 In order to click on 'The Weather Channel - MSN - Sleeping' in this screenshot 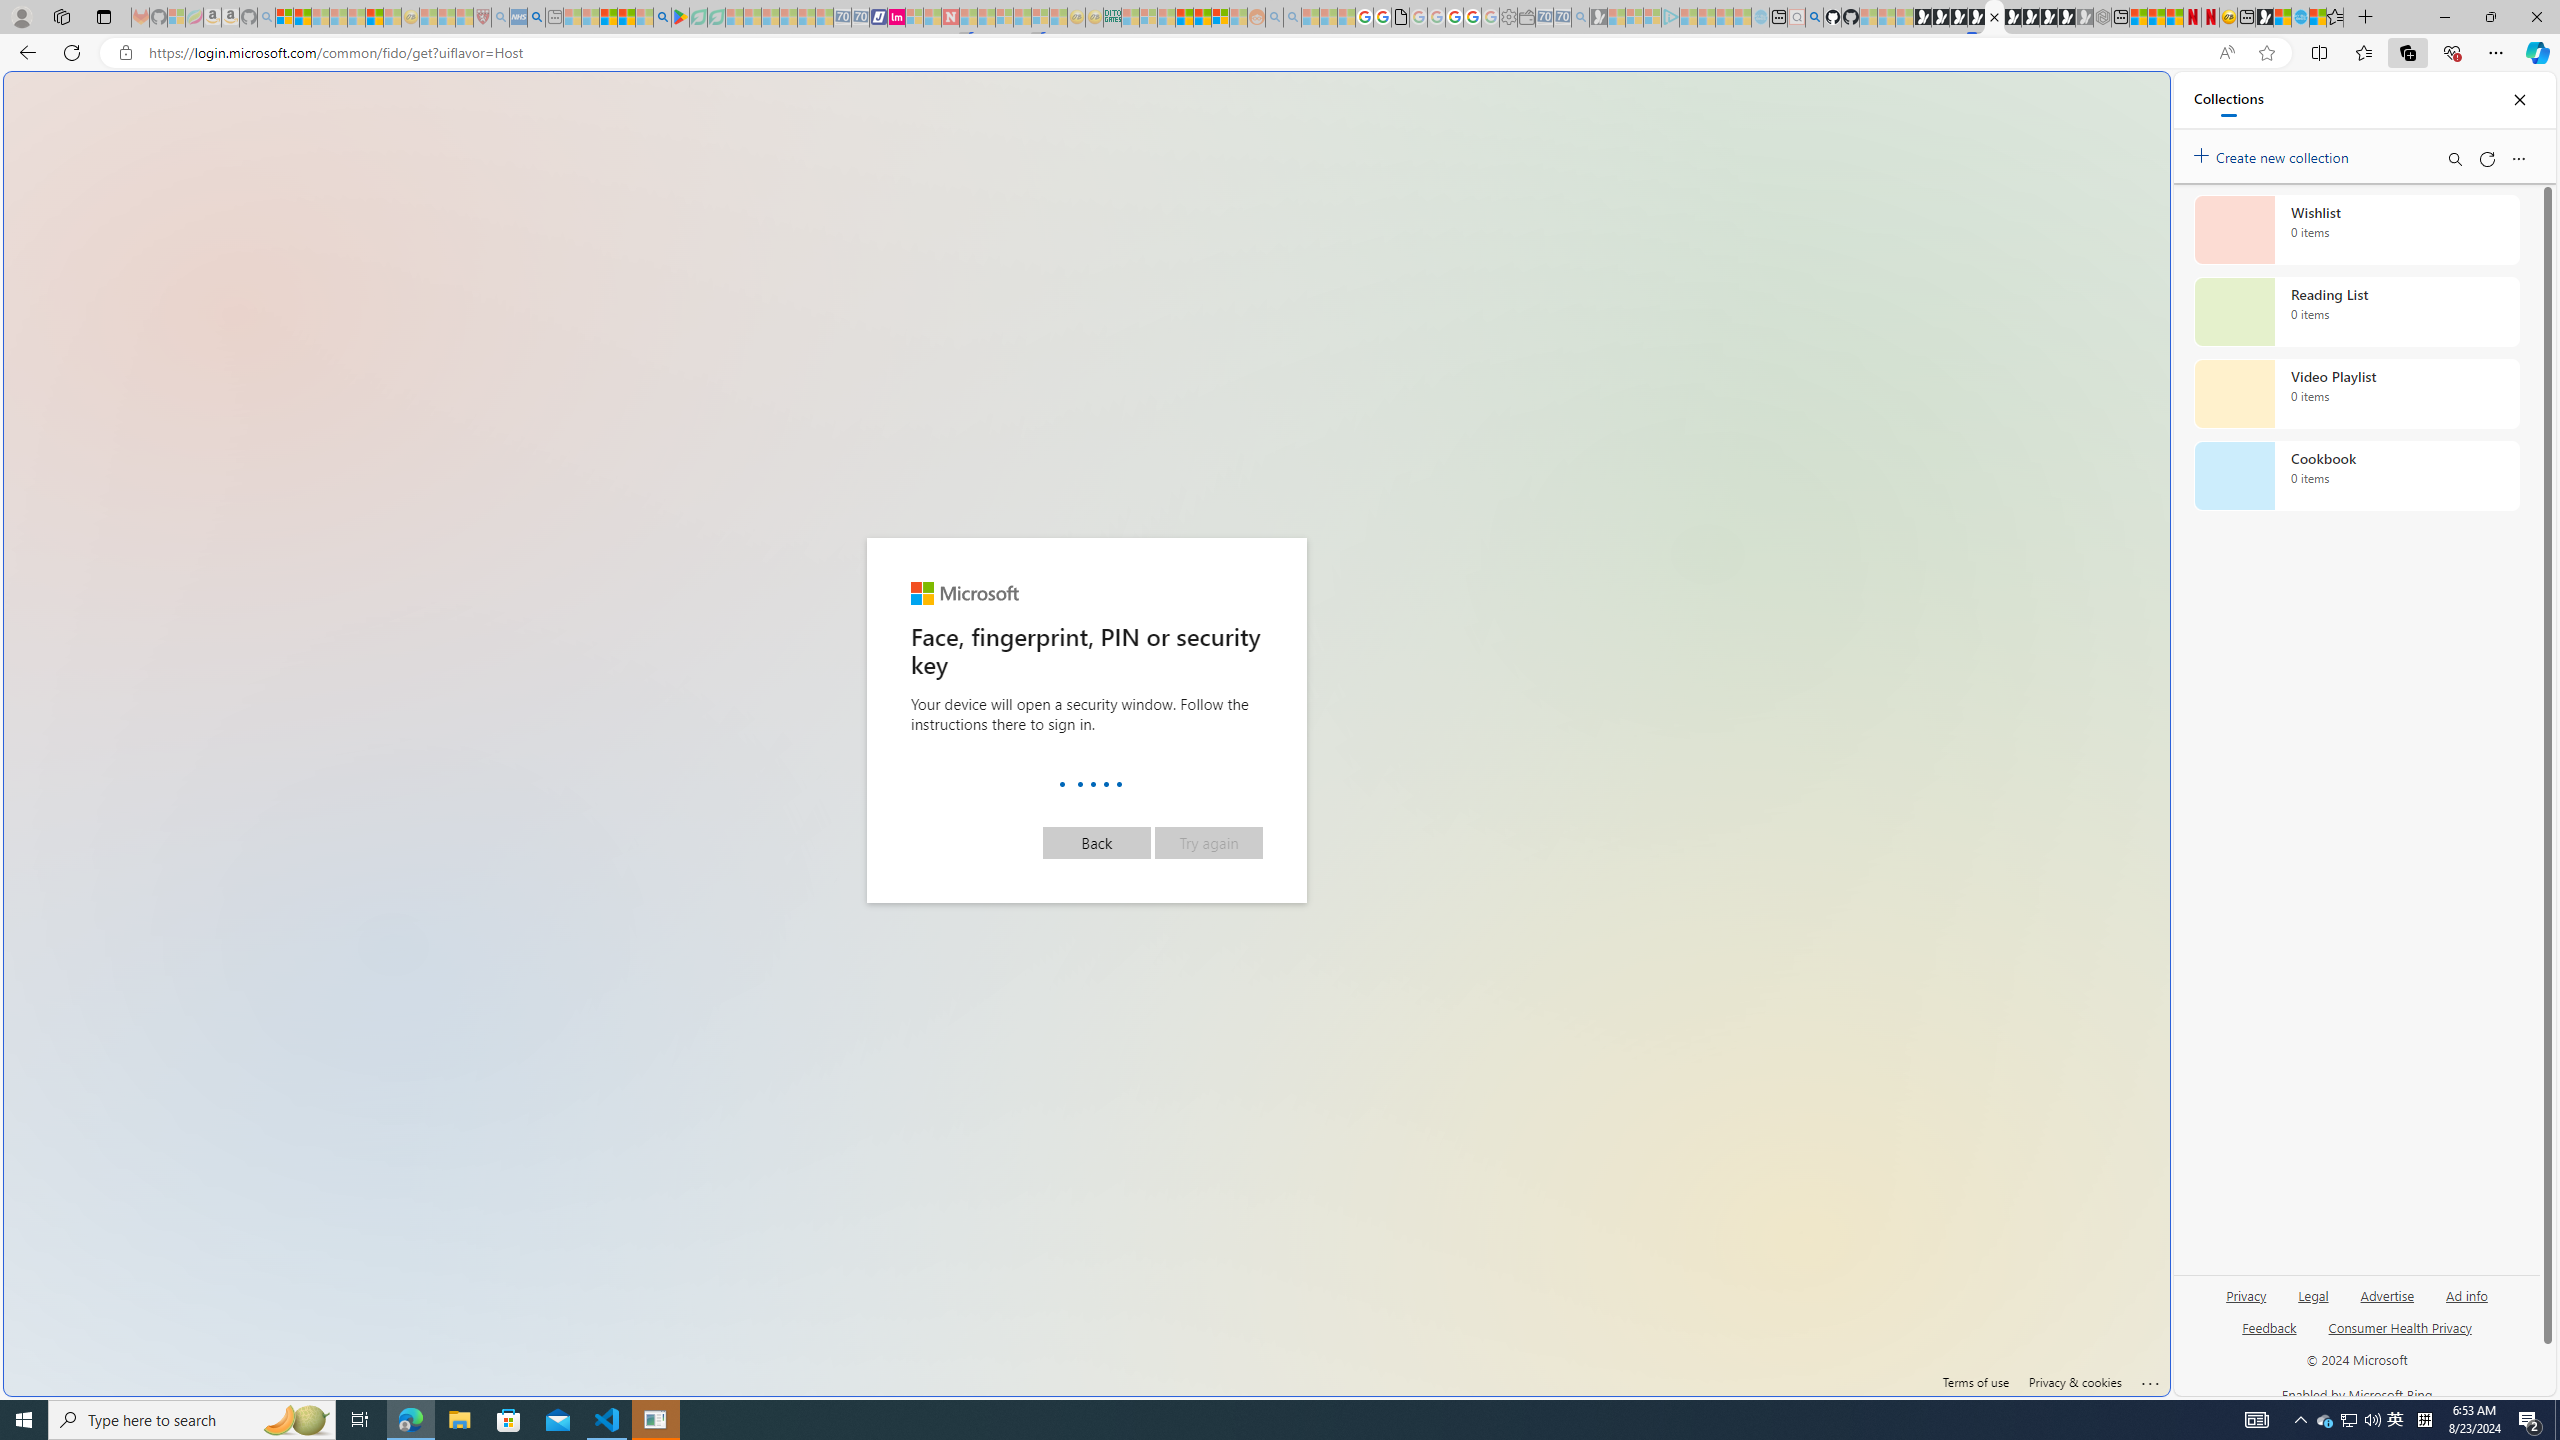, I will do `click(319, 16)`.